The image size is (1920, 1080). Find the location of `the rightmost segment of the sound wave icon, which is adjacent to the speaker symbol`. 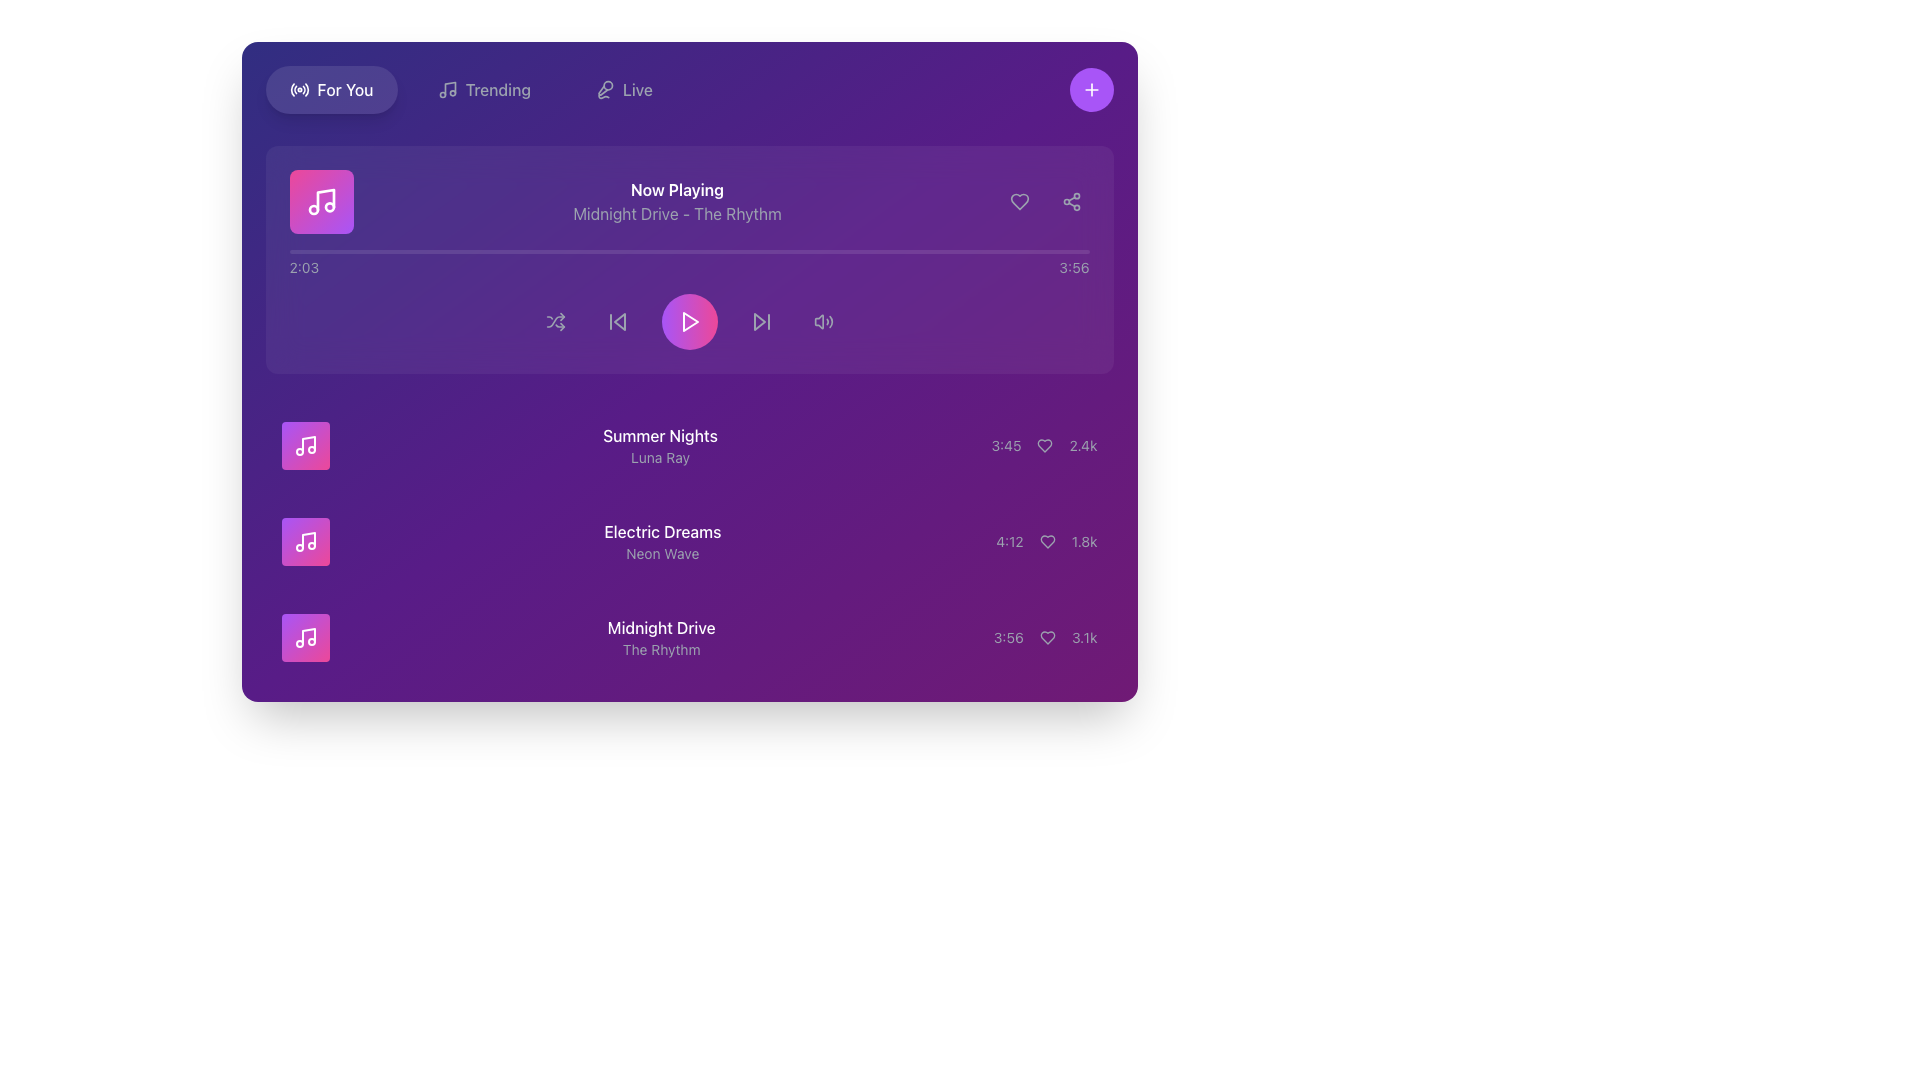

the rightmost segment of the sound wave icon, which is adjacent to the speaker symbol is located at coordinates (830, 320).